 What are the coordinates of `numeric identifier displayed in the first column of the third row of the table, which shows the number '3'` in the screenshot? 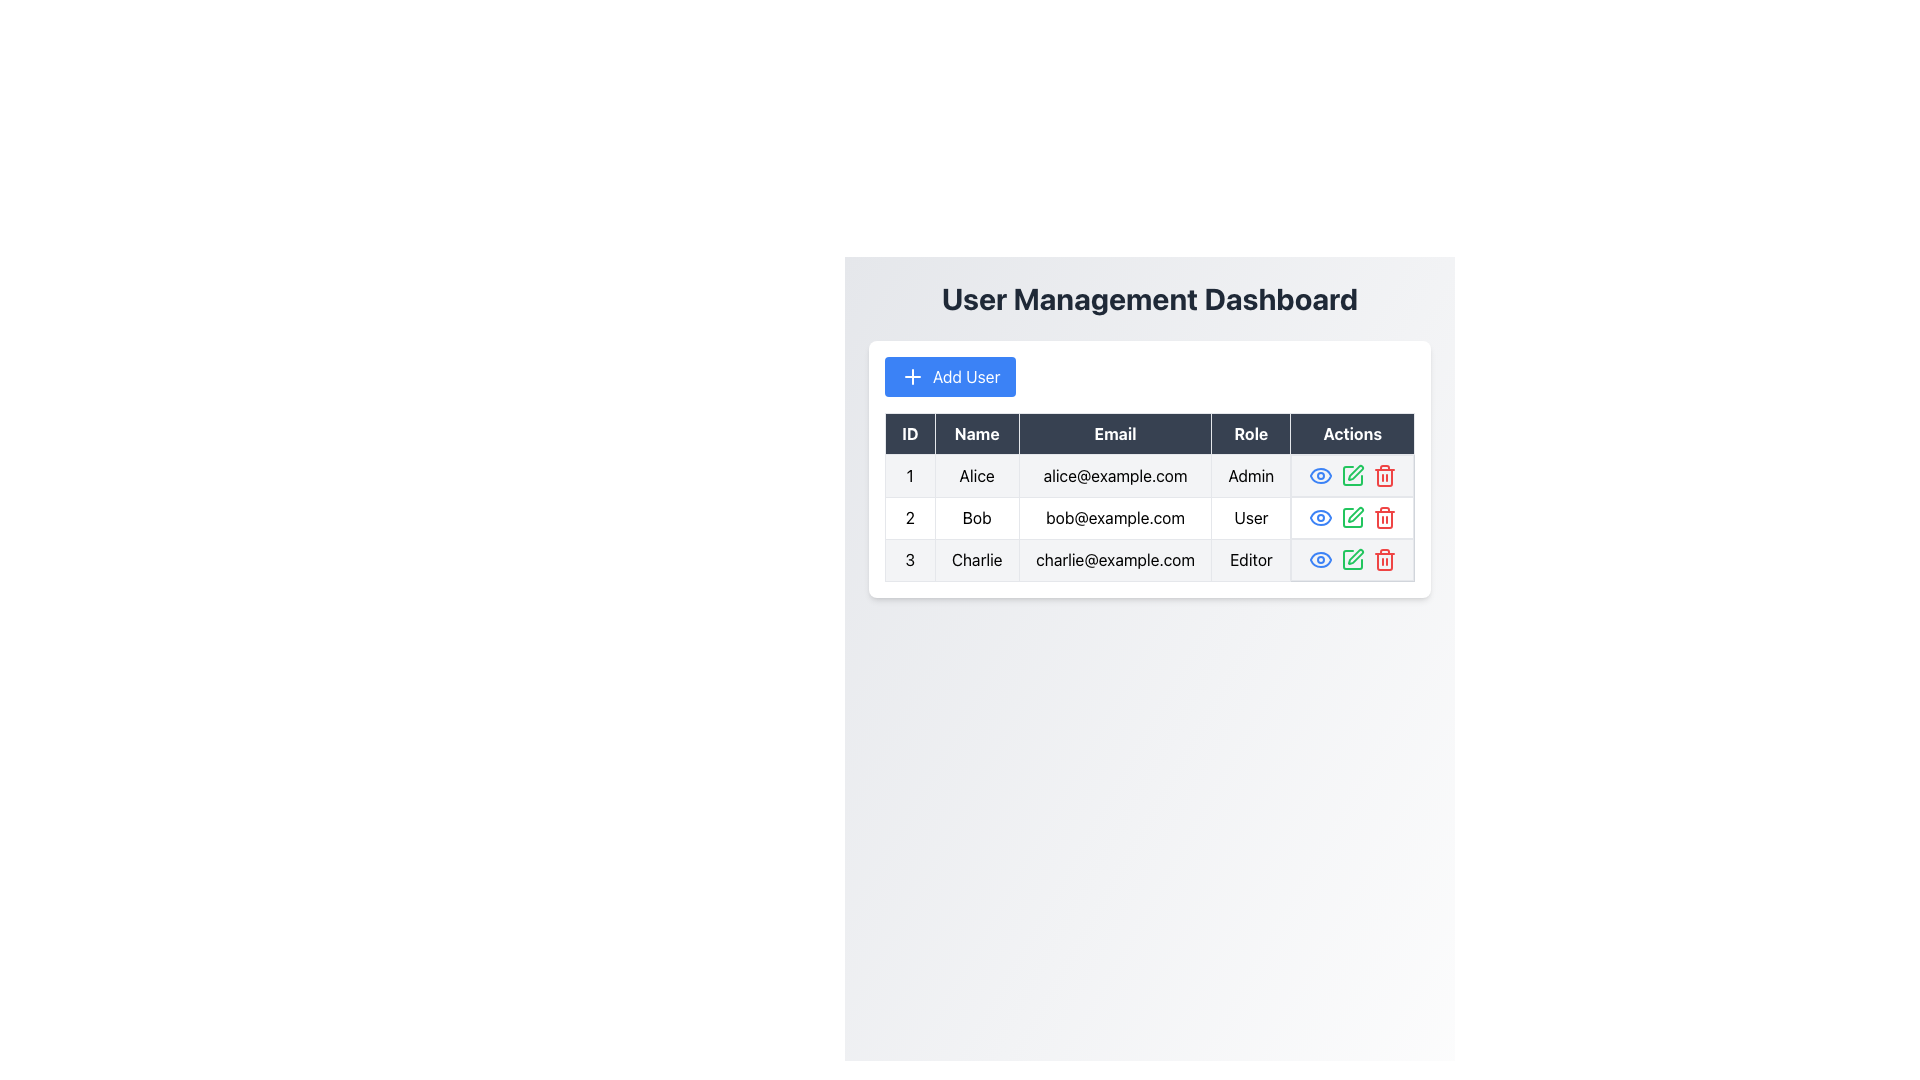 It's located at (909, 560).